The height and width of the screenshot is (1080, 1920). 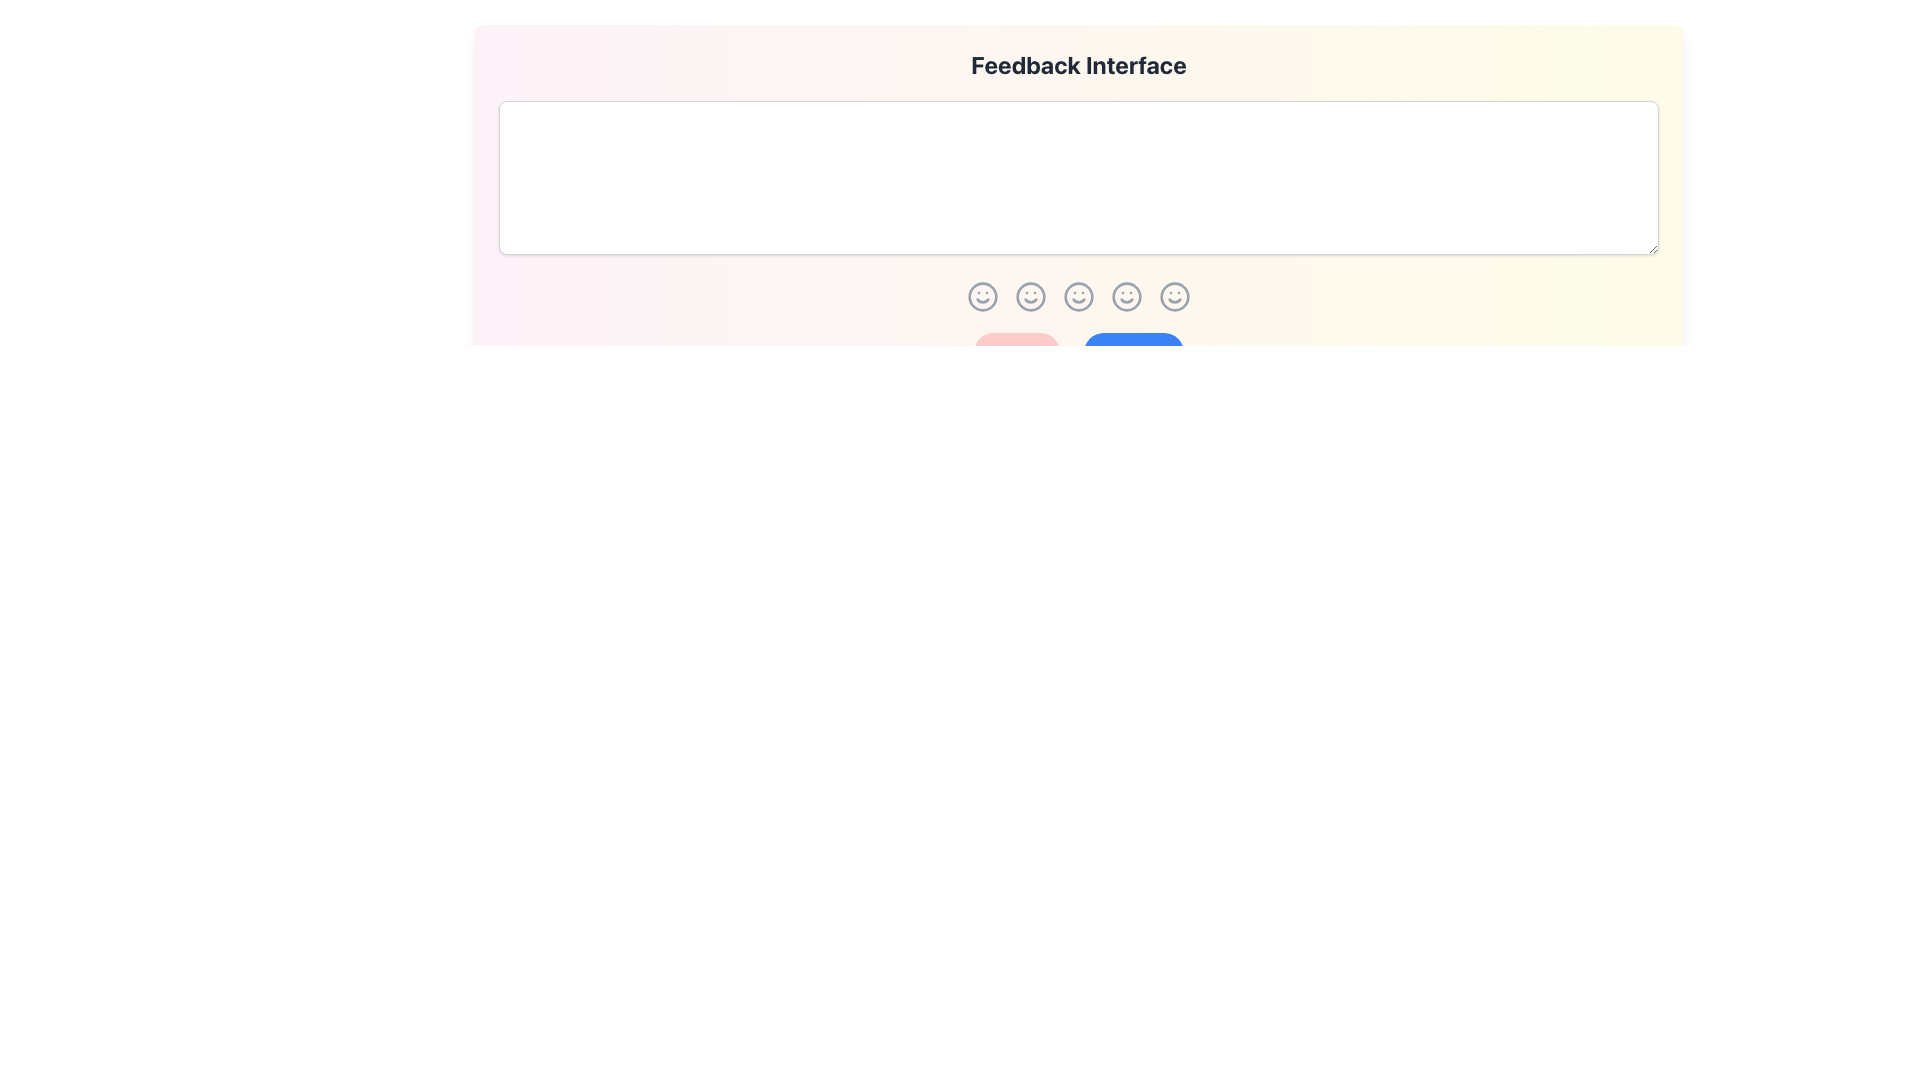 I want to click on the fourth smiley face icon in the rating system, so click(x=1078, y=297).